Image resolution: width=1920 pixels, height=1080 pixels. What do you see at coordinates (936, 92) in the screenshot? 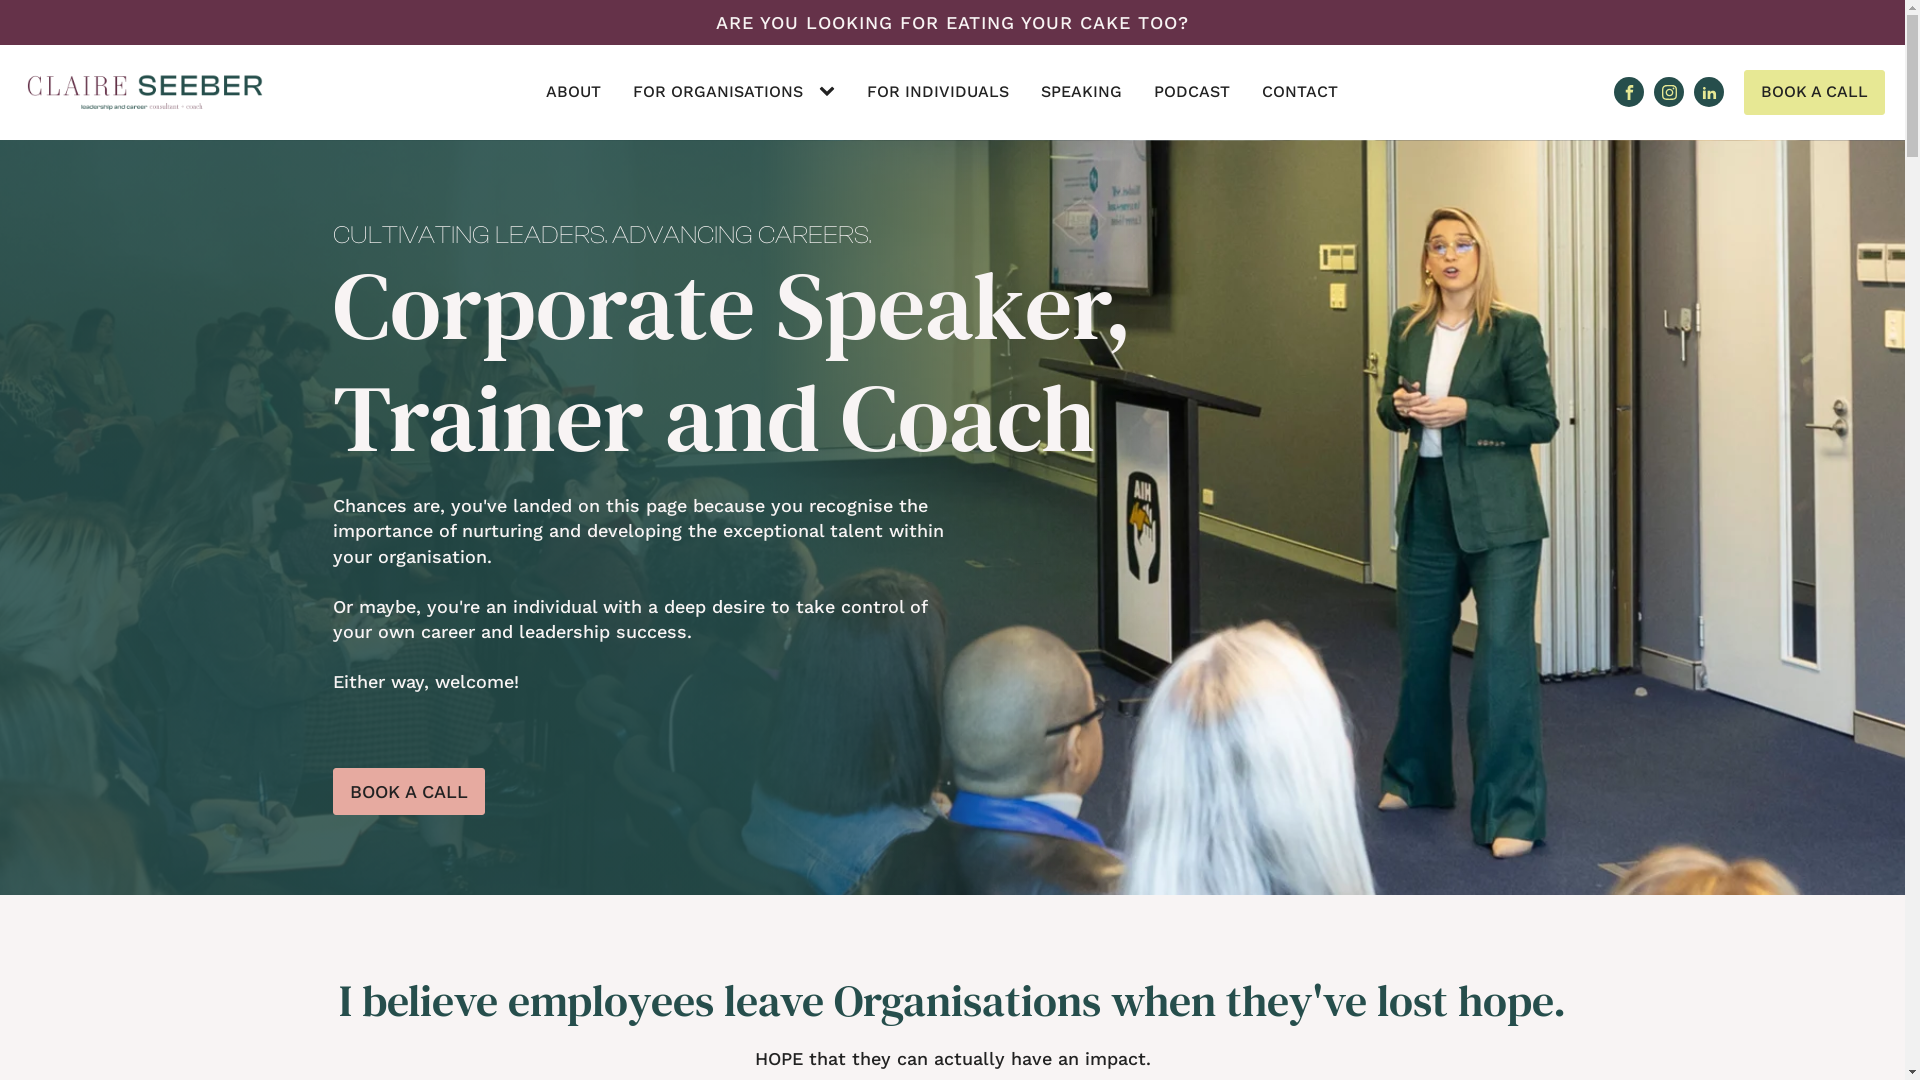
I see `'FOR INDIVIDUALS'` at bounding box center [936, 92].